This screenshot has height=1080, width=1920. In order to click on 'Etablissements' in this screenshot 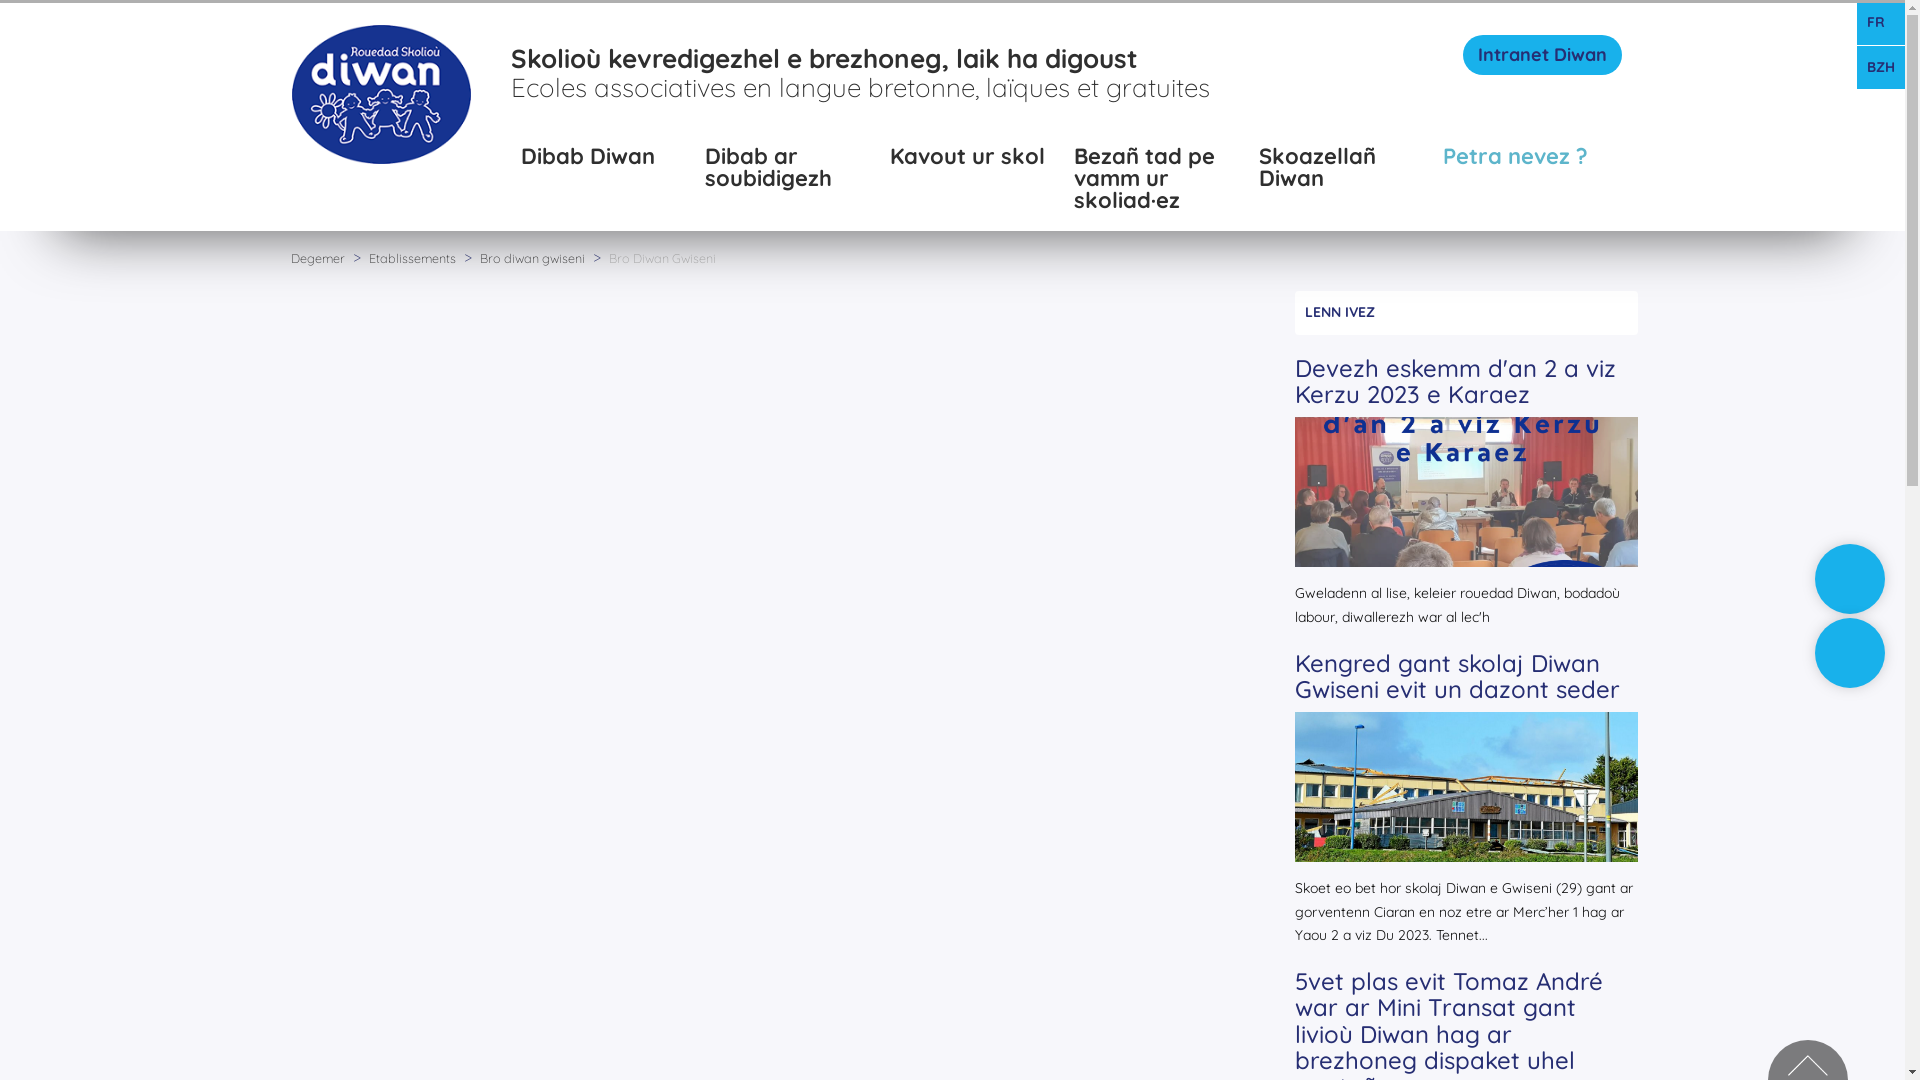, I will do `click(411, 257)`.